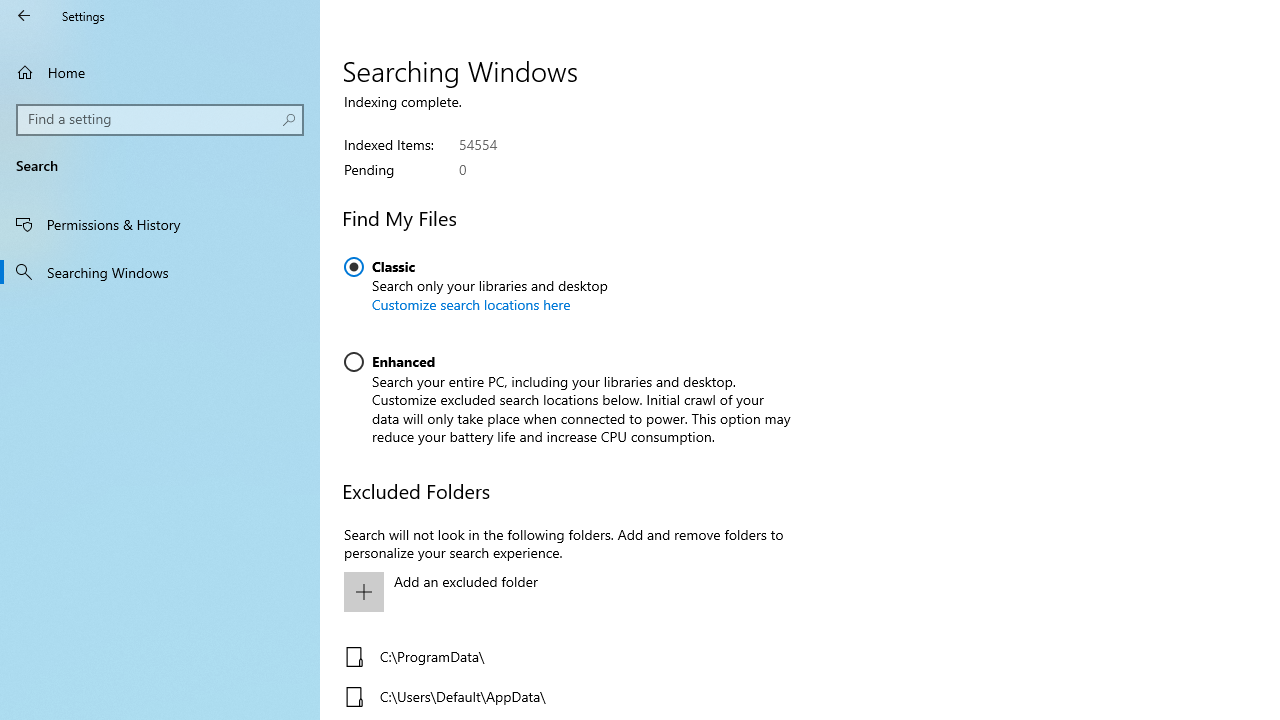 This screenshot has width=1280, height=720. What do you see at coordinates (562, 695) in the screenshot?
I see `'C:\Users\Default\AppData\'` at bounding box center [562, 695].